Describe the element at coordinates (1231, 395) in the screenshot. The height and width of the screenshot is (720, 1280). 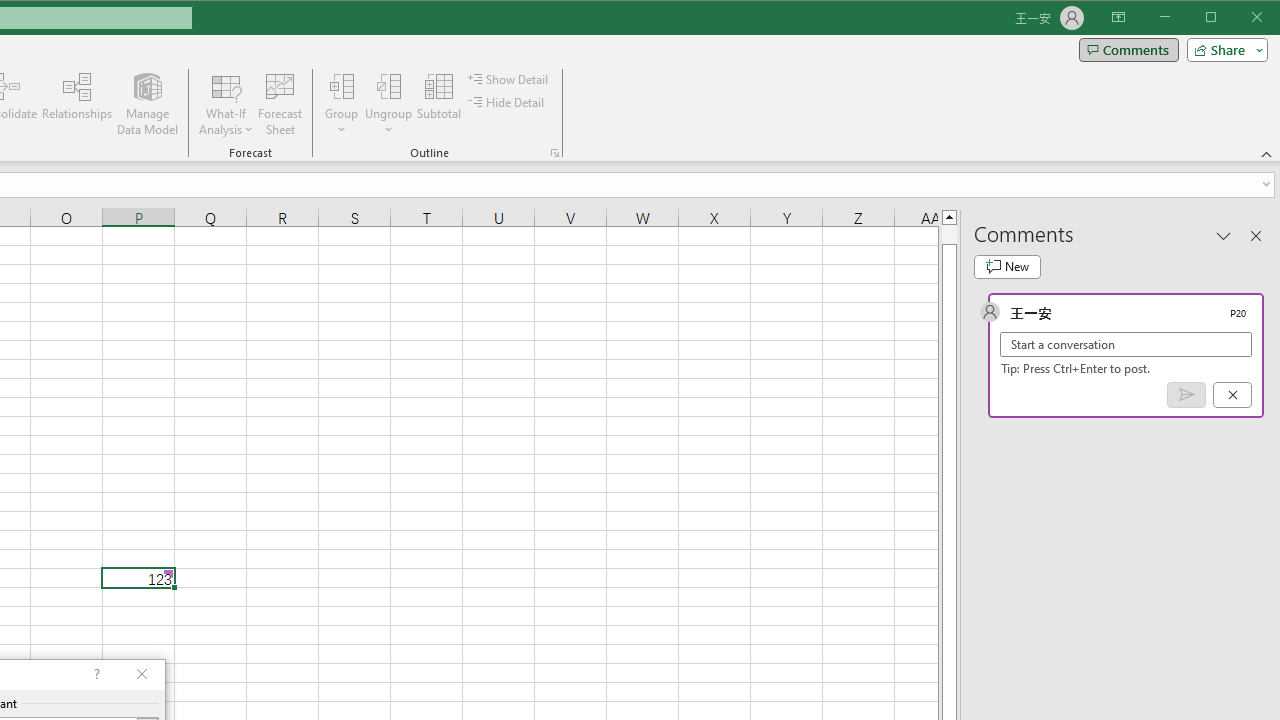
I see `'Cancel'` at that location.